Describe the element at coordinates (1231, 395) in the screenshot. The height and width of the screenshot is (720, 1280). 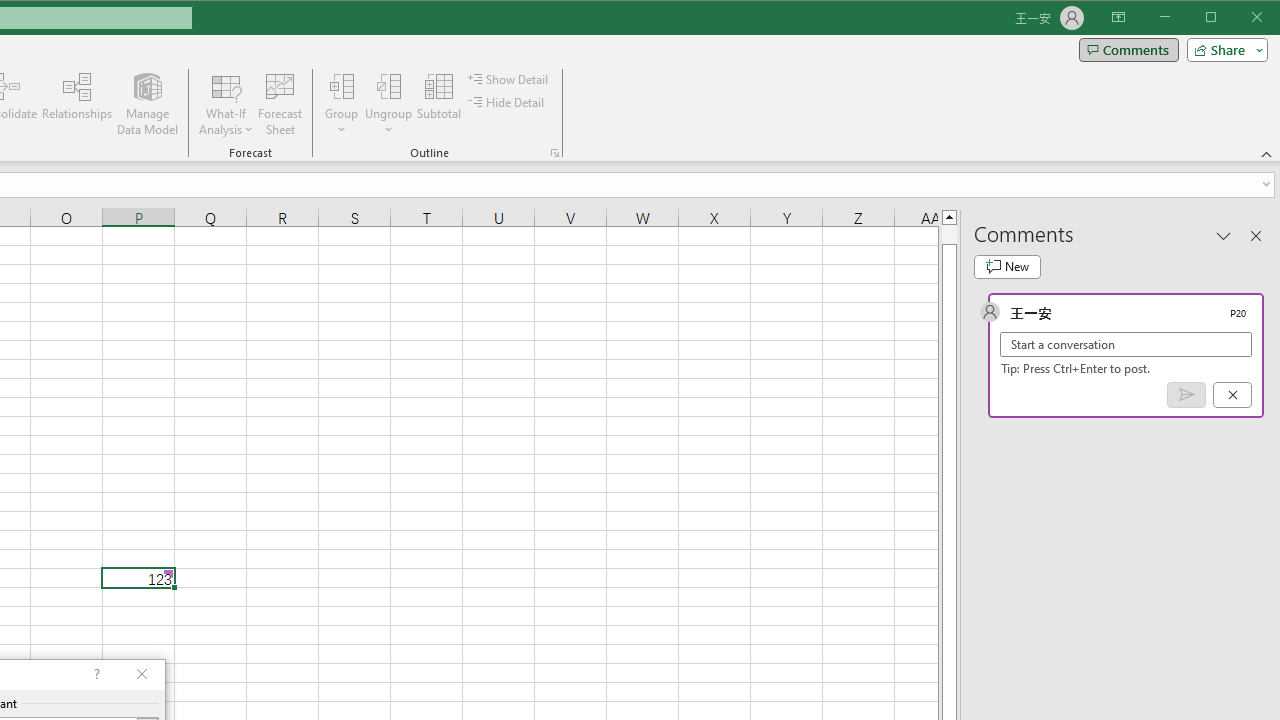
I see `'Cancel'` at that location.